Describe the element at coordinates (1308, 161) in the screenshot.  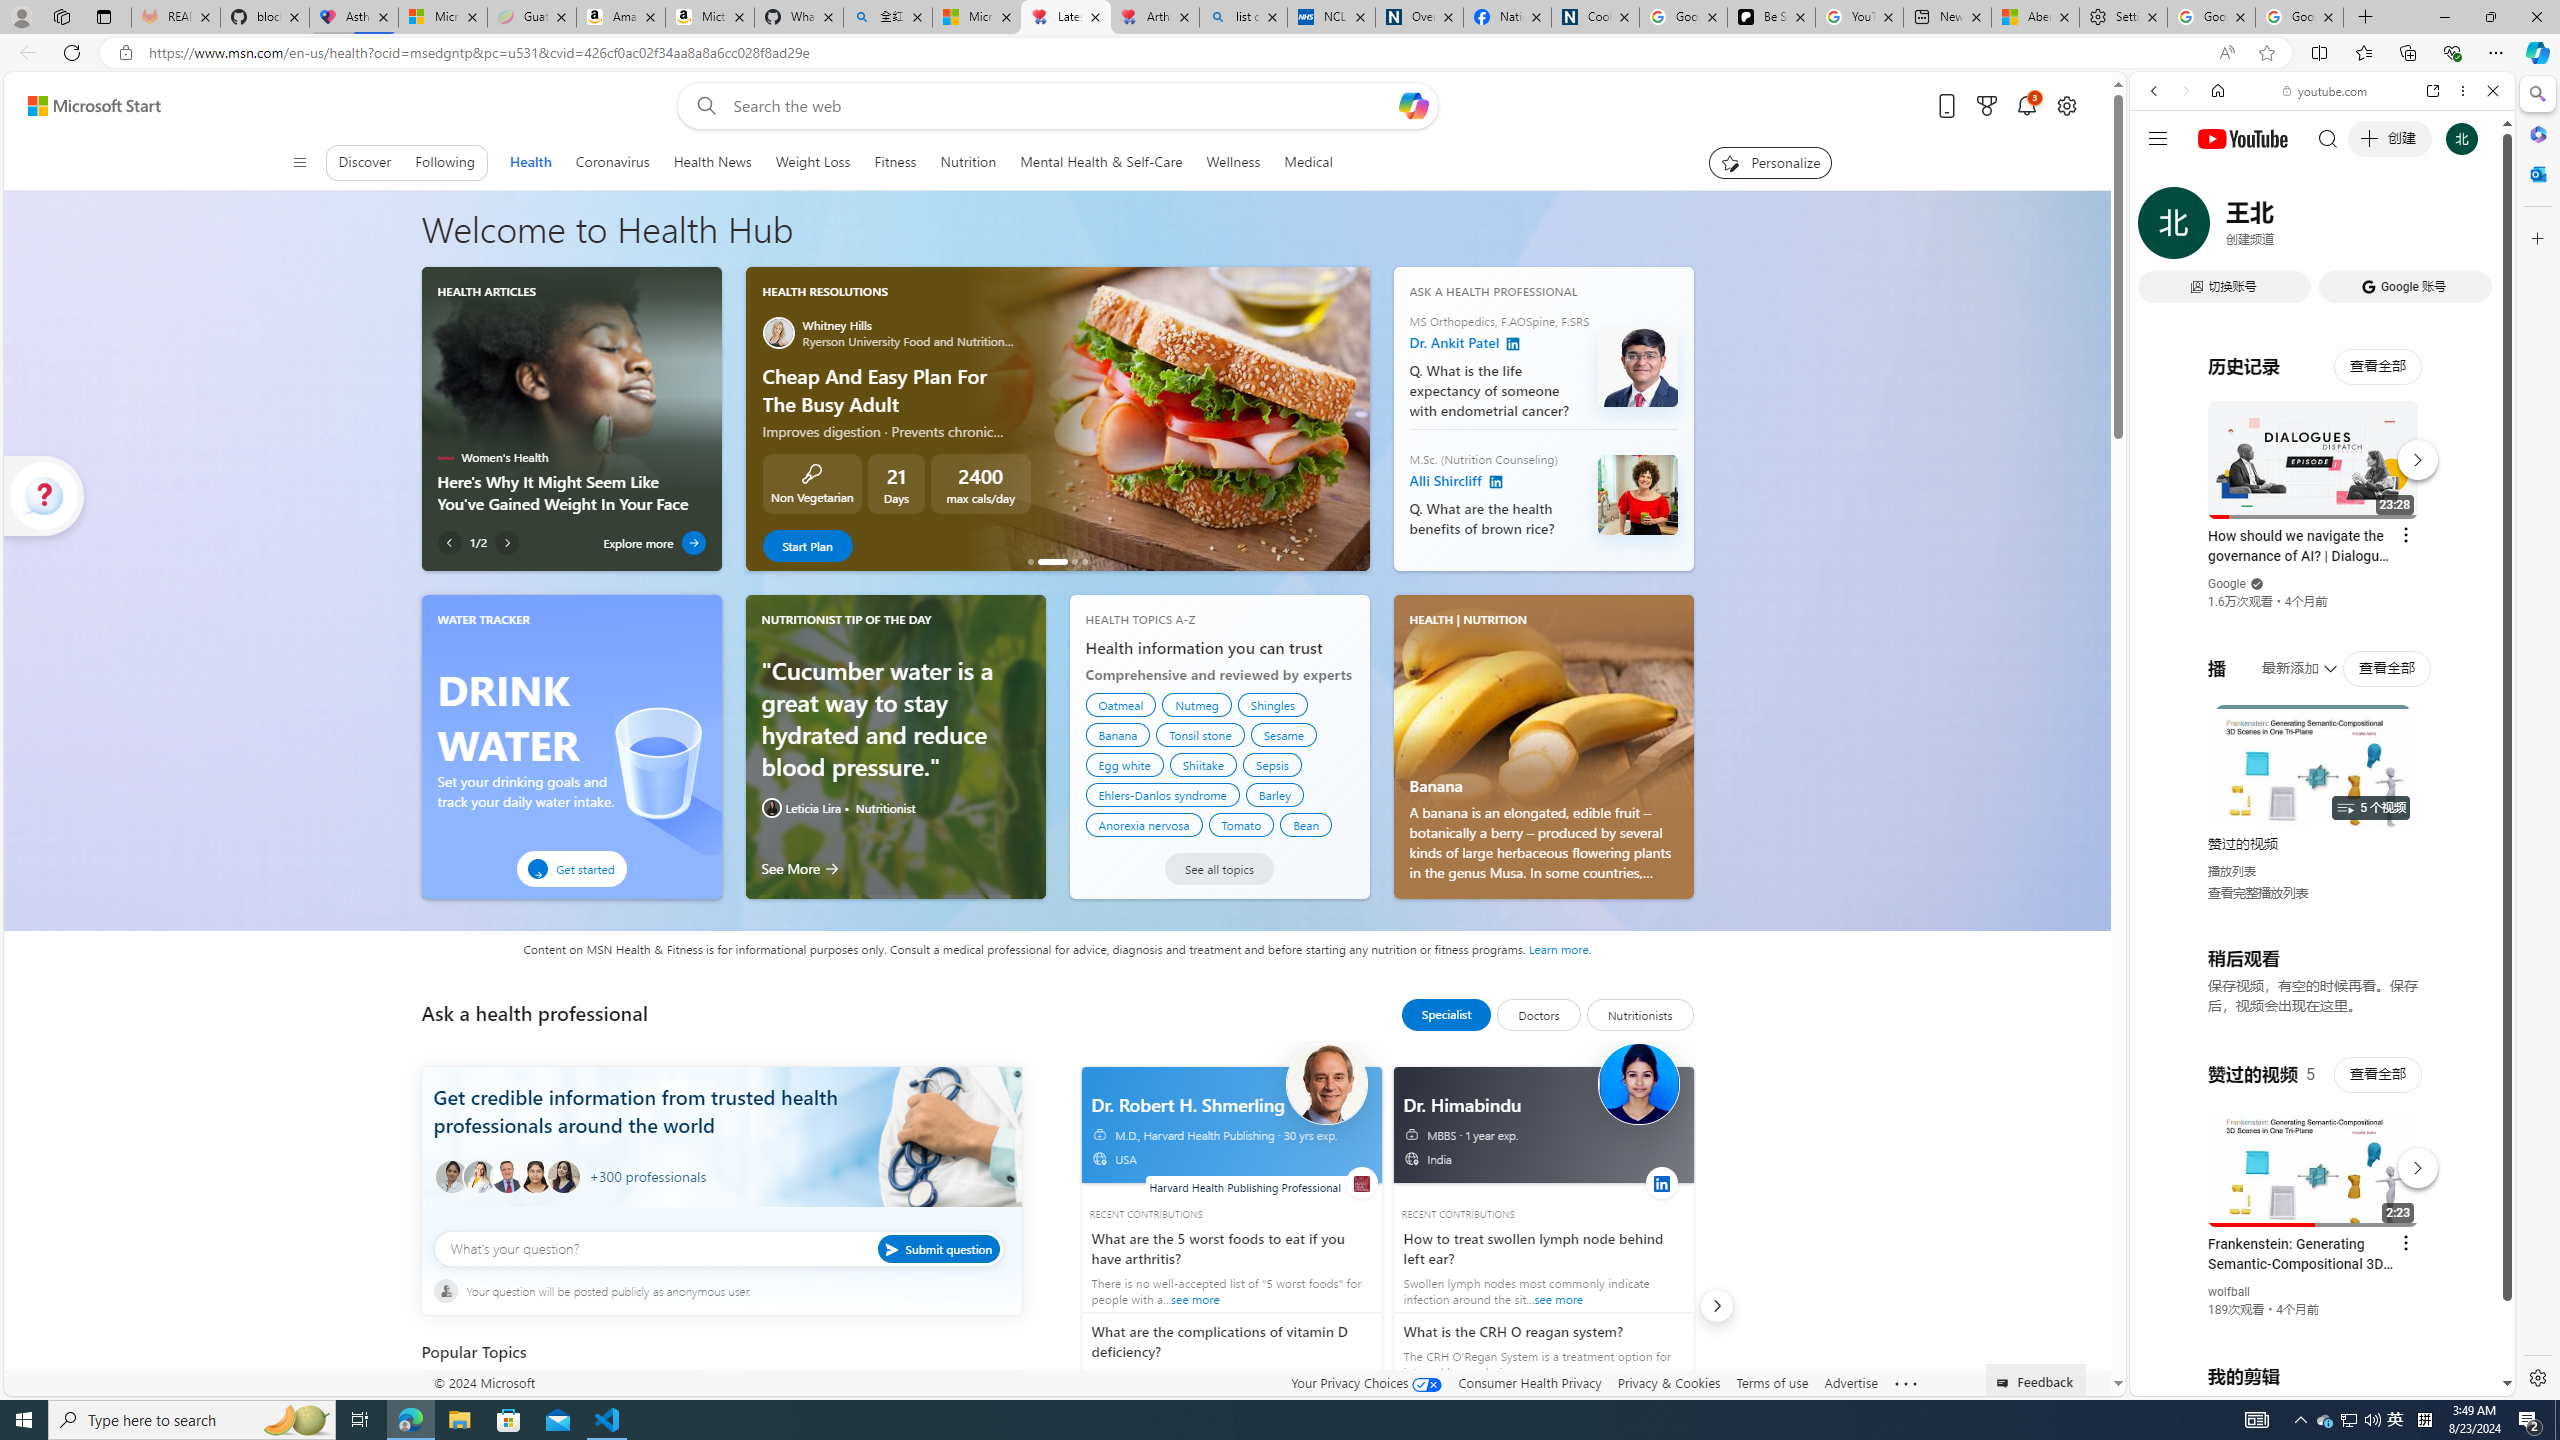
I see `'Medical'` at that location.